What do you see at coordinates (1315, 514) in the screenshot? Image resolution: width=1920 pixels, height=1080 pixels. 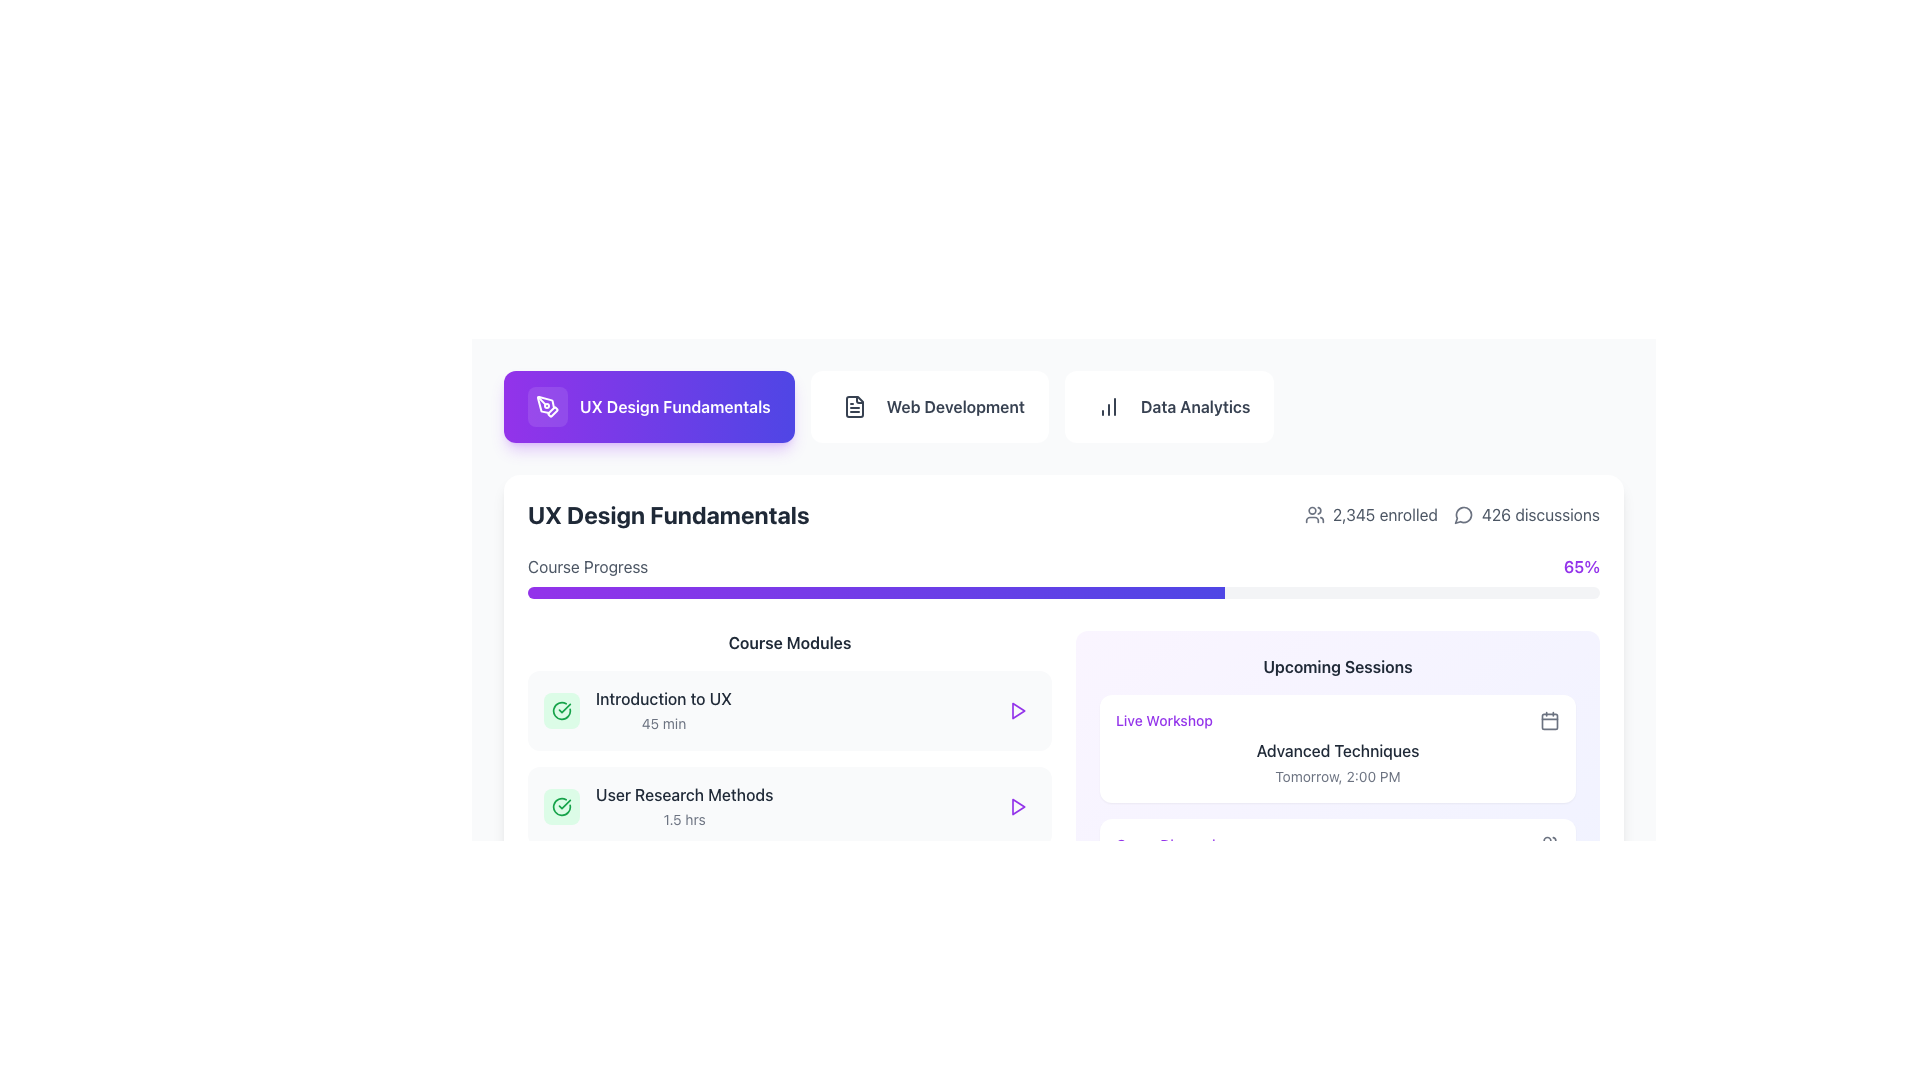 I see `the user icon representing a group of users, which is styled in gray and located to the left of the text '2,345 enrolled' near the top-right corner of the 'UX Design Fundamentals' section` at bounding box center [1315, 514].